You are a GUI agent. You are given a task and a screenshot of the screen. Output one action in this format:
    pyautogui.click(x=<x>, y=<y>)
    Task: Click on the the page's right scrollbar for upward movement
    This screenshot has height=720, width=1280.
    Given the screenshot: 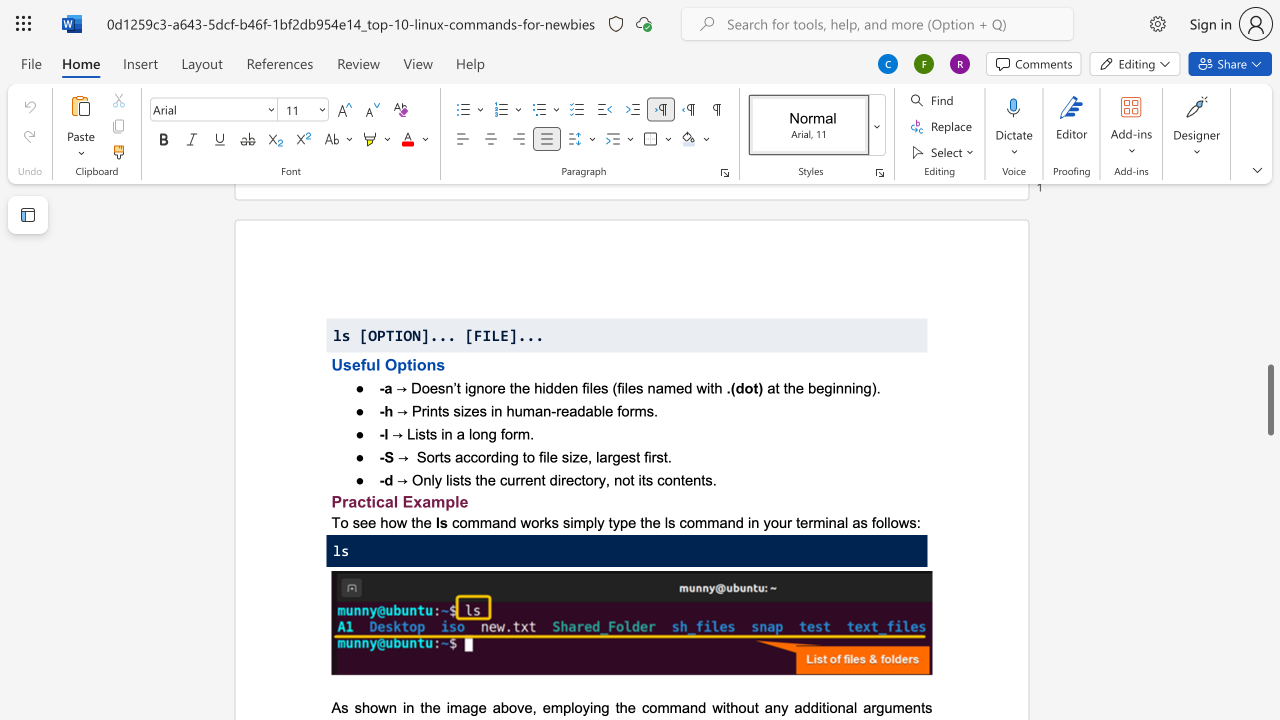 What is the action you would take?
    pyautogui.click(x=1269, y=300)
    